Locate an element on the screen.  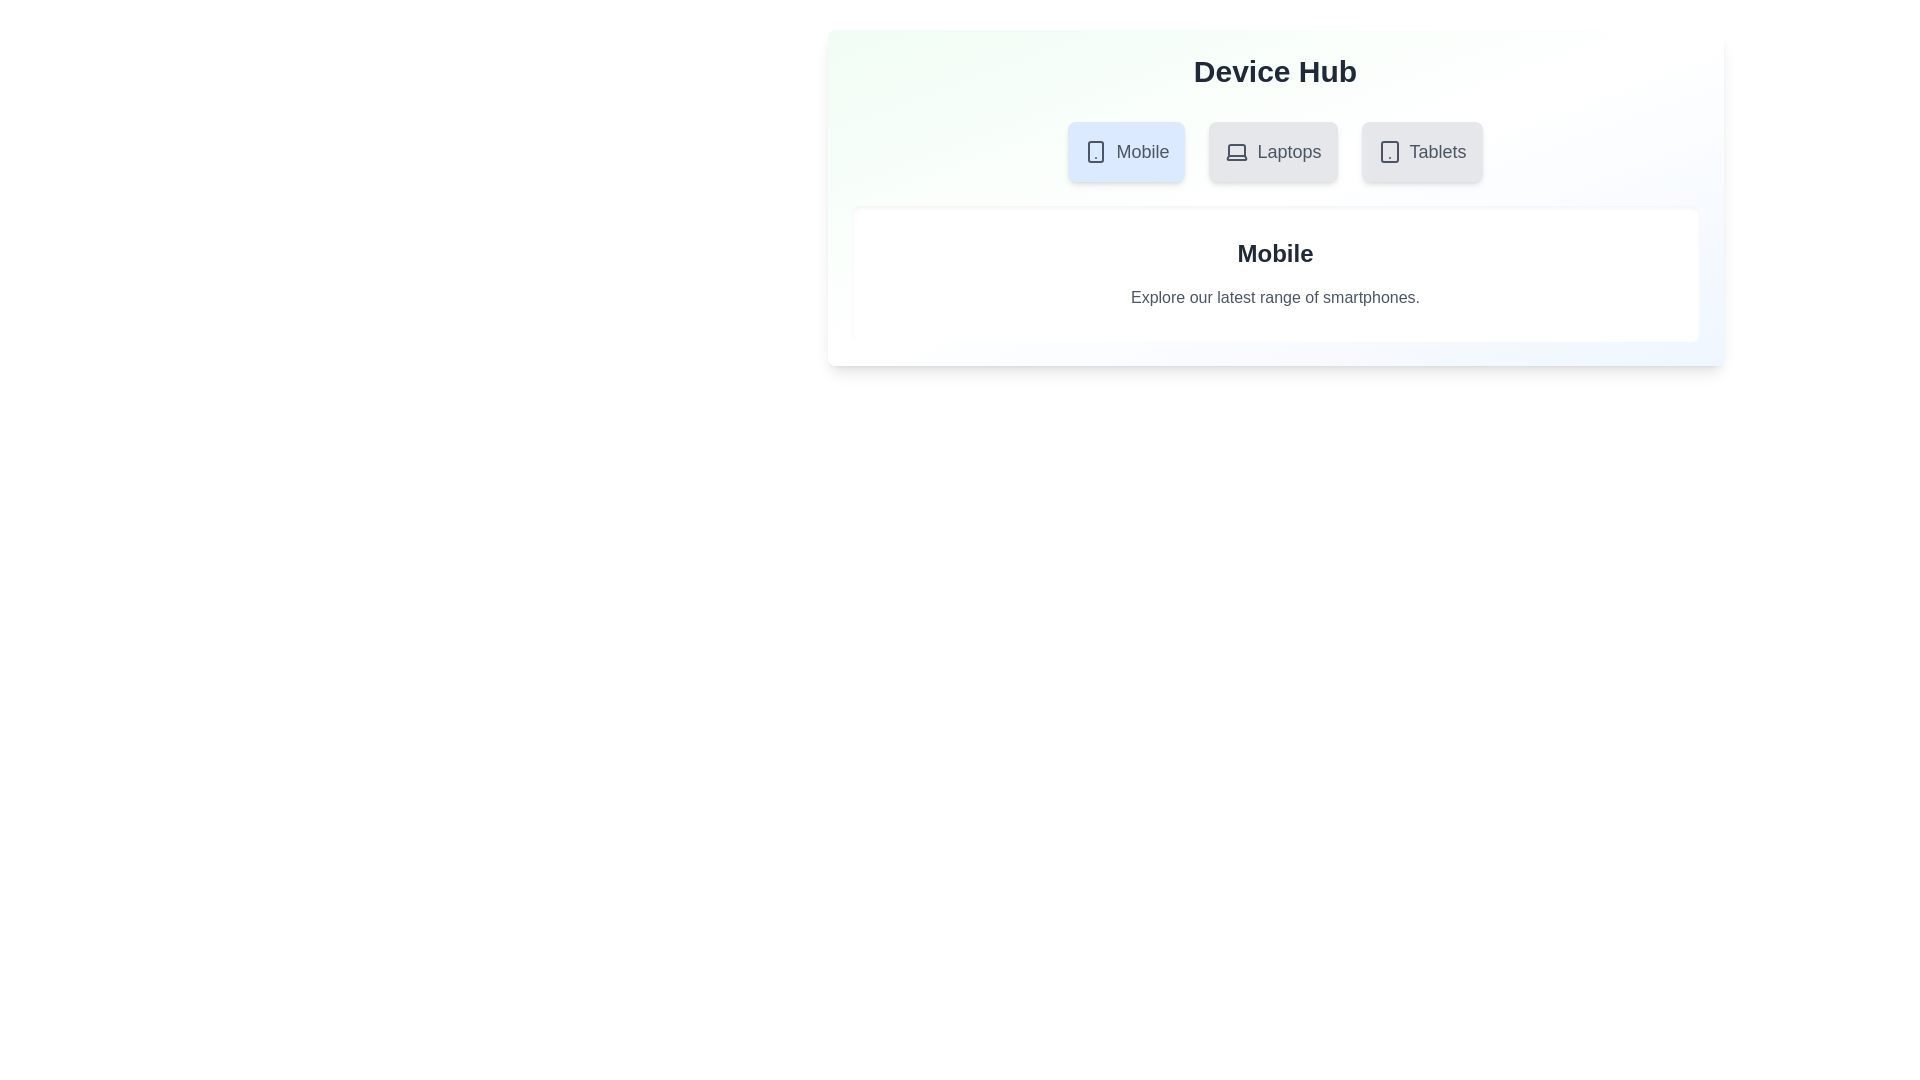
the tab labeled Mobile to inspect its visual styles is located at coordinates (1126, 150).